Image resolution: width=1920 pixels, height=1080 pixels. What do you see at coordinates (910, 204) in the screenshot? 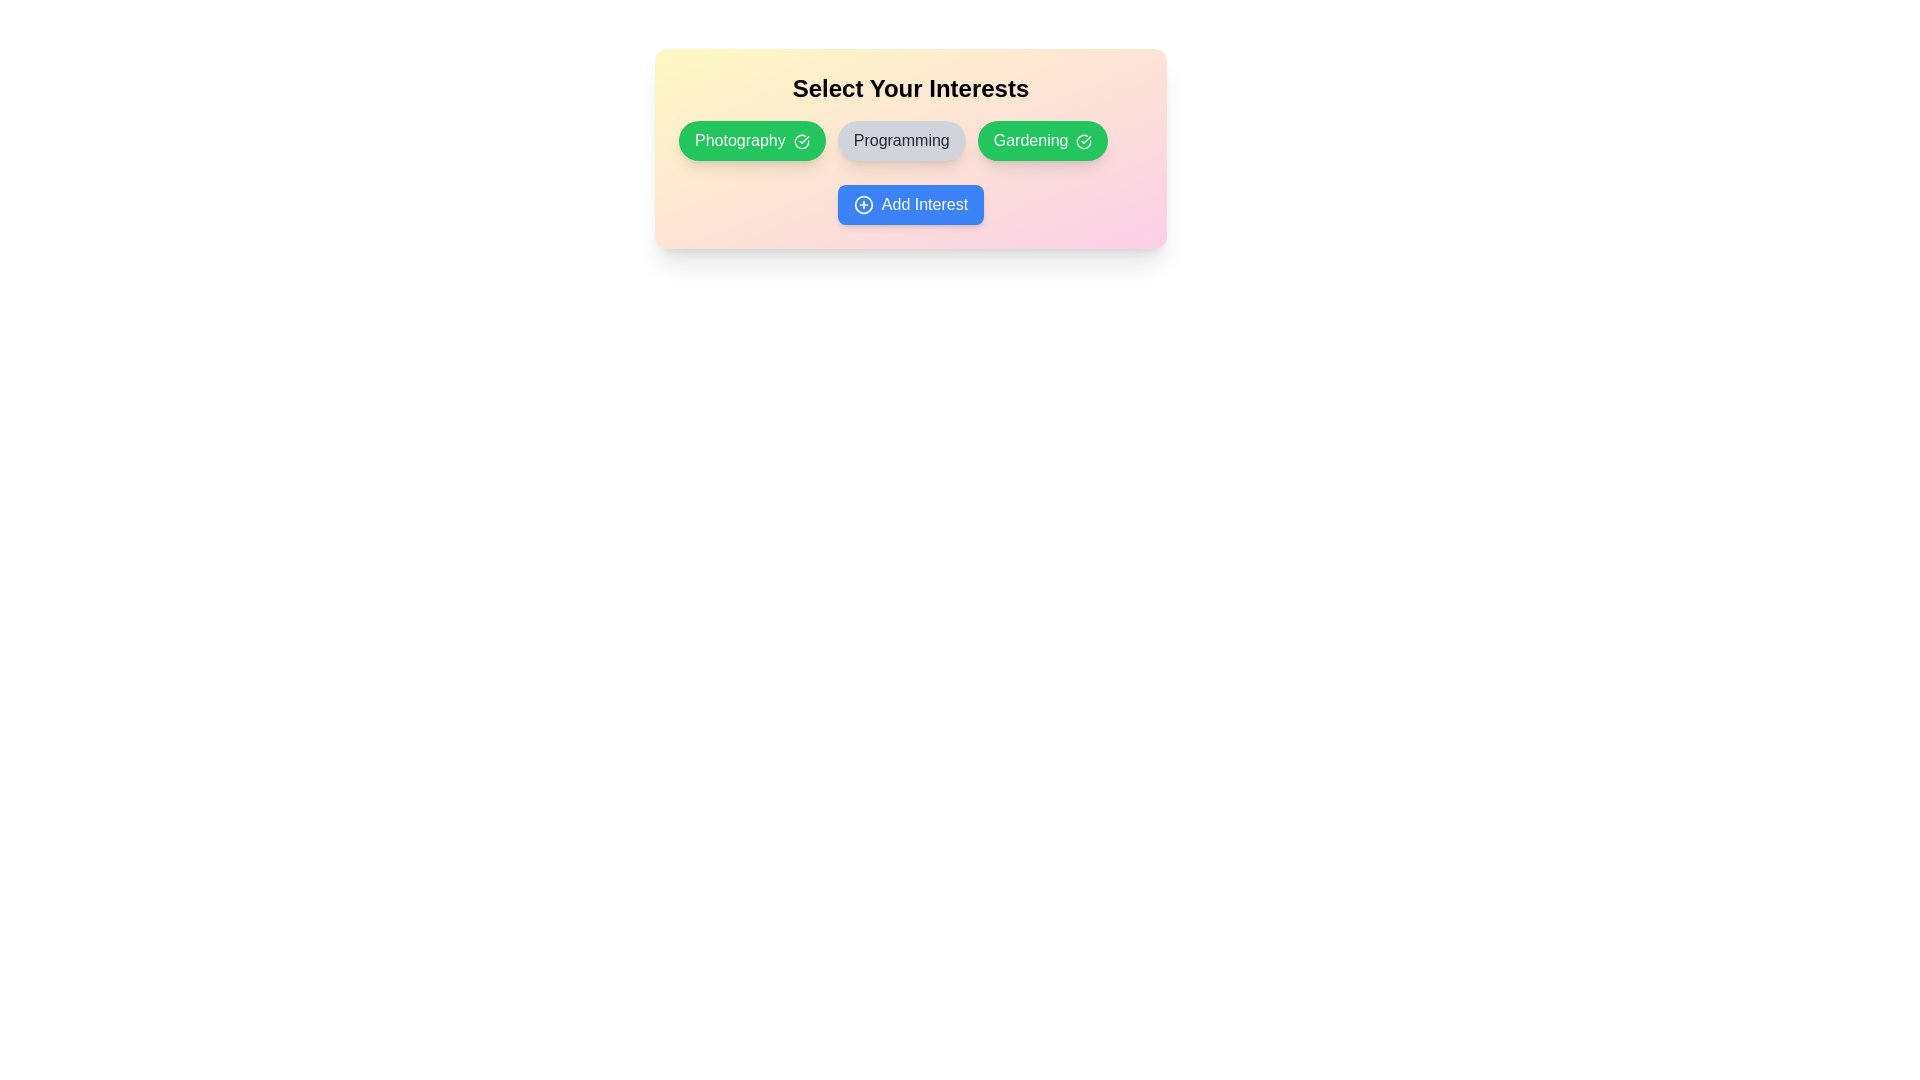
I see `the 'Add Interest' button to add a new interest` at bounding box center [910, 204].